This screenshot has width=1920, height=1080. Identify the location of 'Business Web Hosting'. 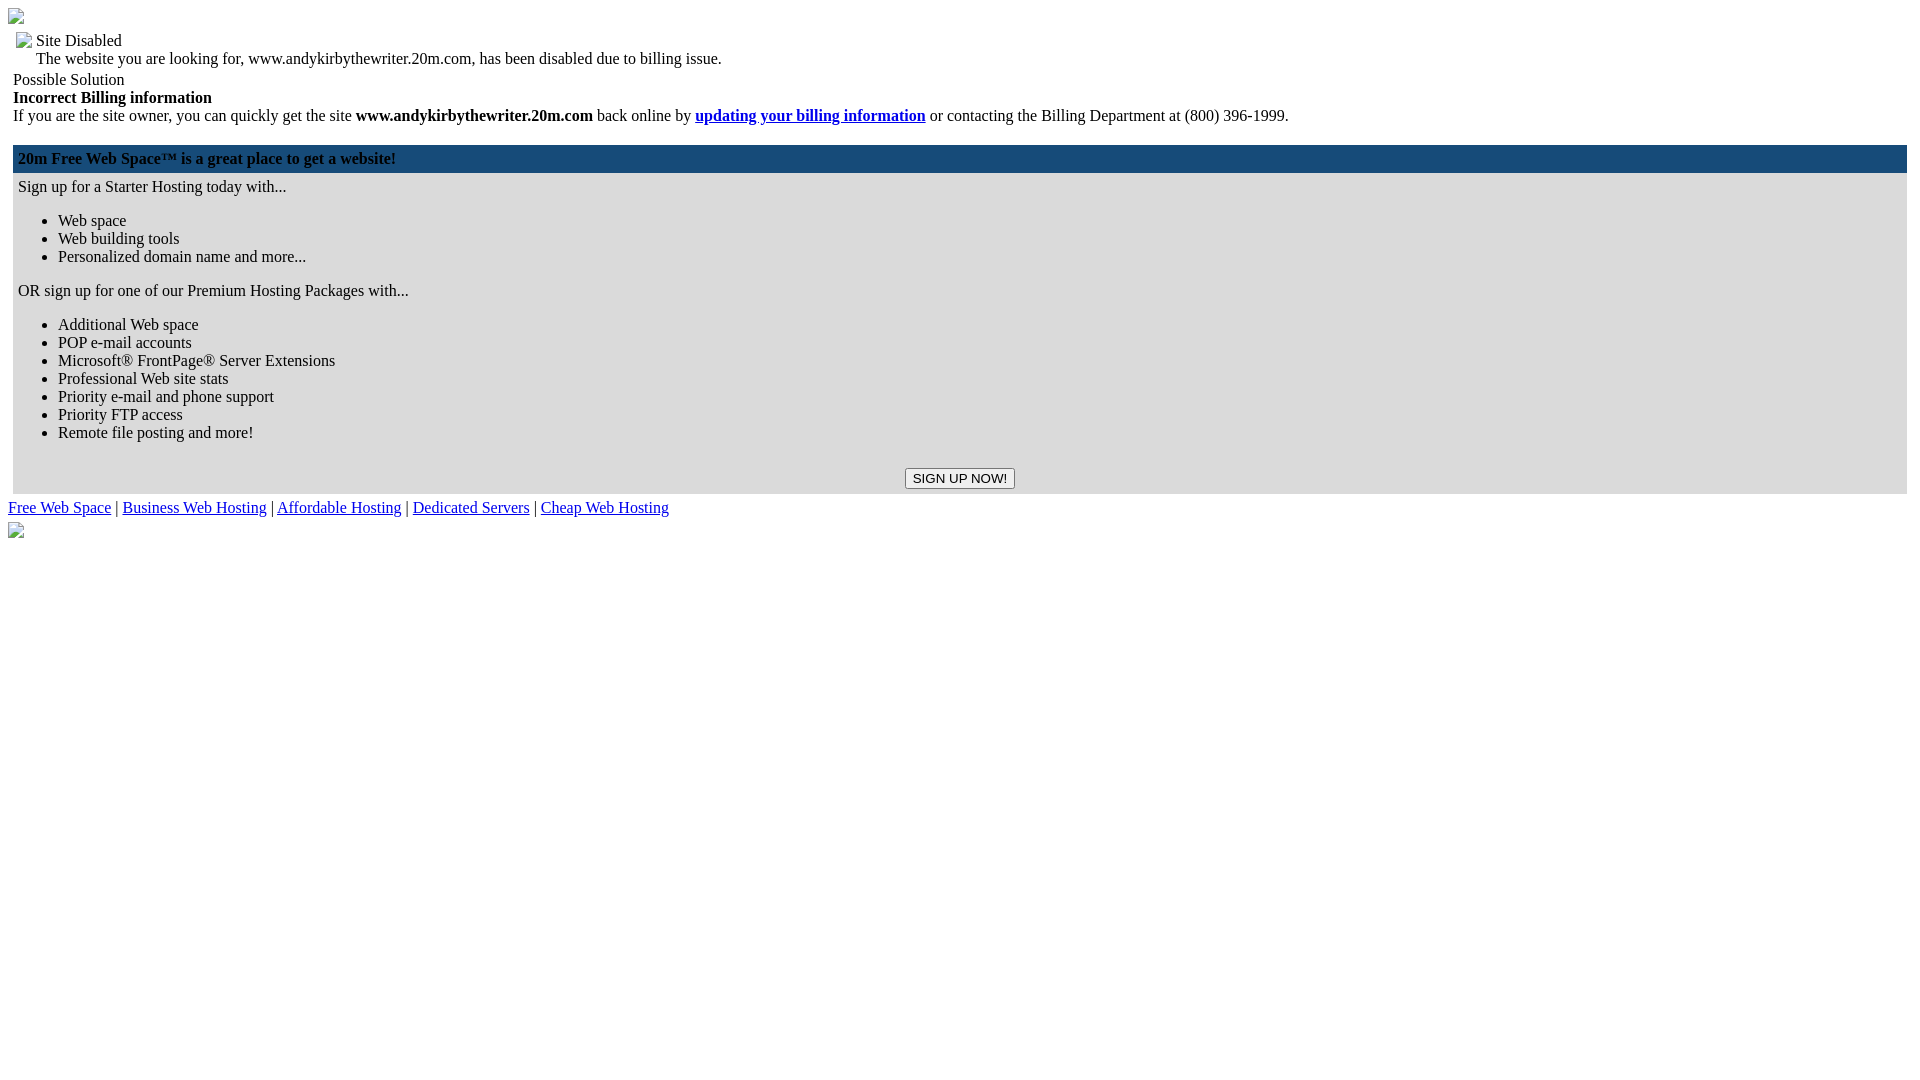
(193, 506).